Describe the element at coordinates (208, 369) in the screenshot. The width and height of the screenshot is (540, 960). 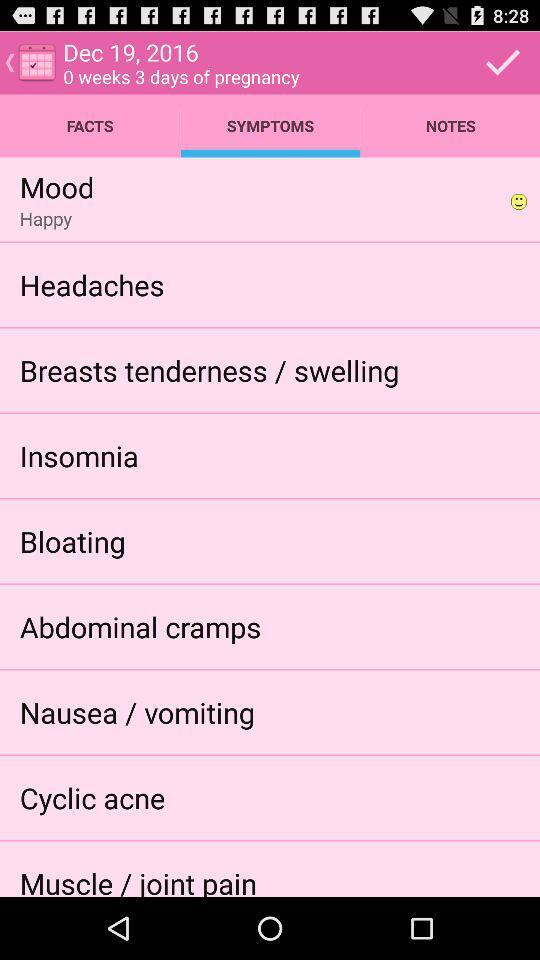
I see `the icon at the center` at that location.